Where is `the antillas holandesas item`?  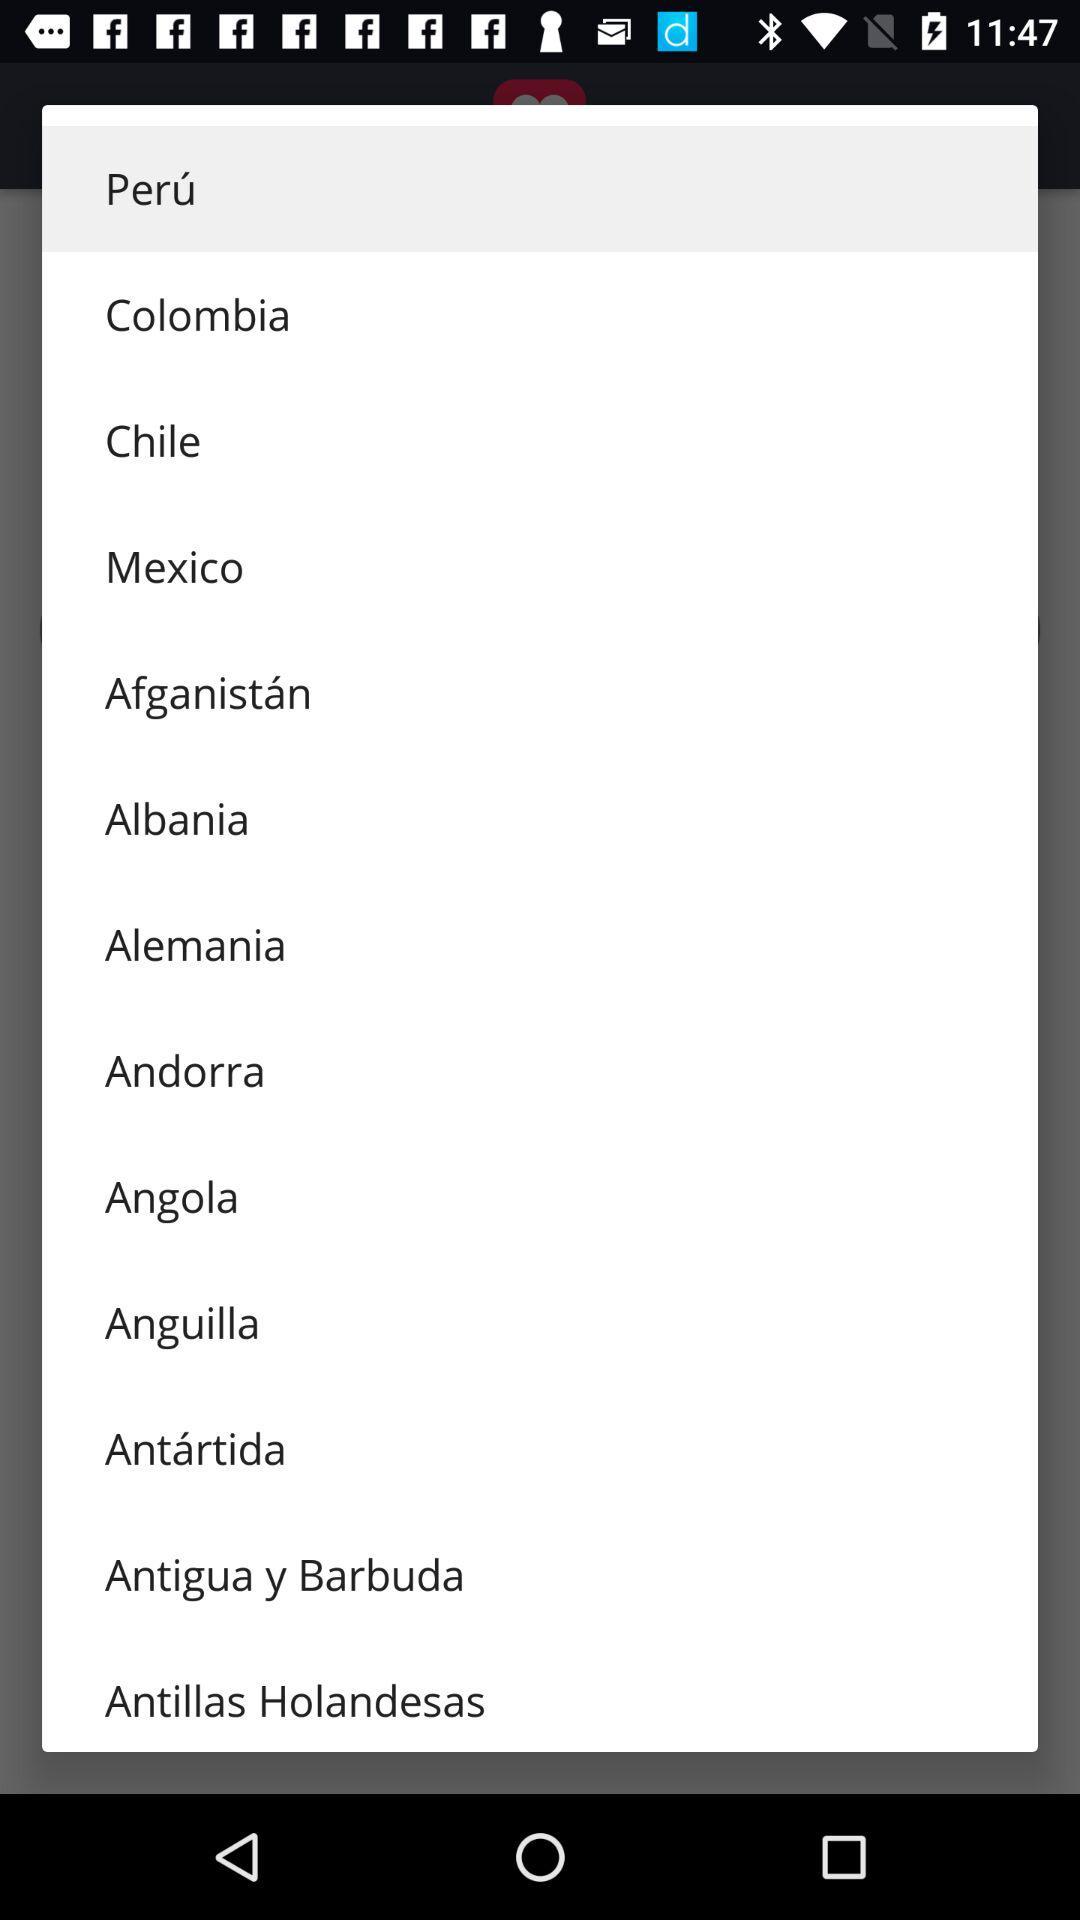 the antillas holandesas item is located at coordinates (540, 1693).